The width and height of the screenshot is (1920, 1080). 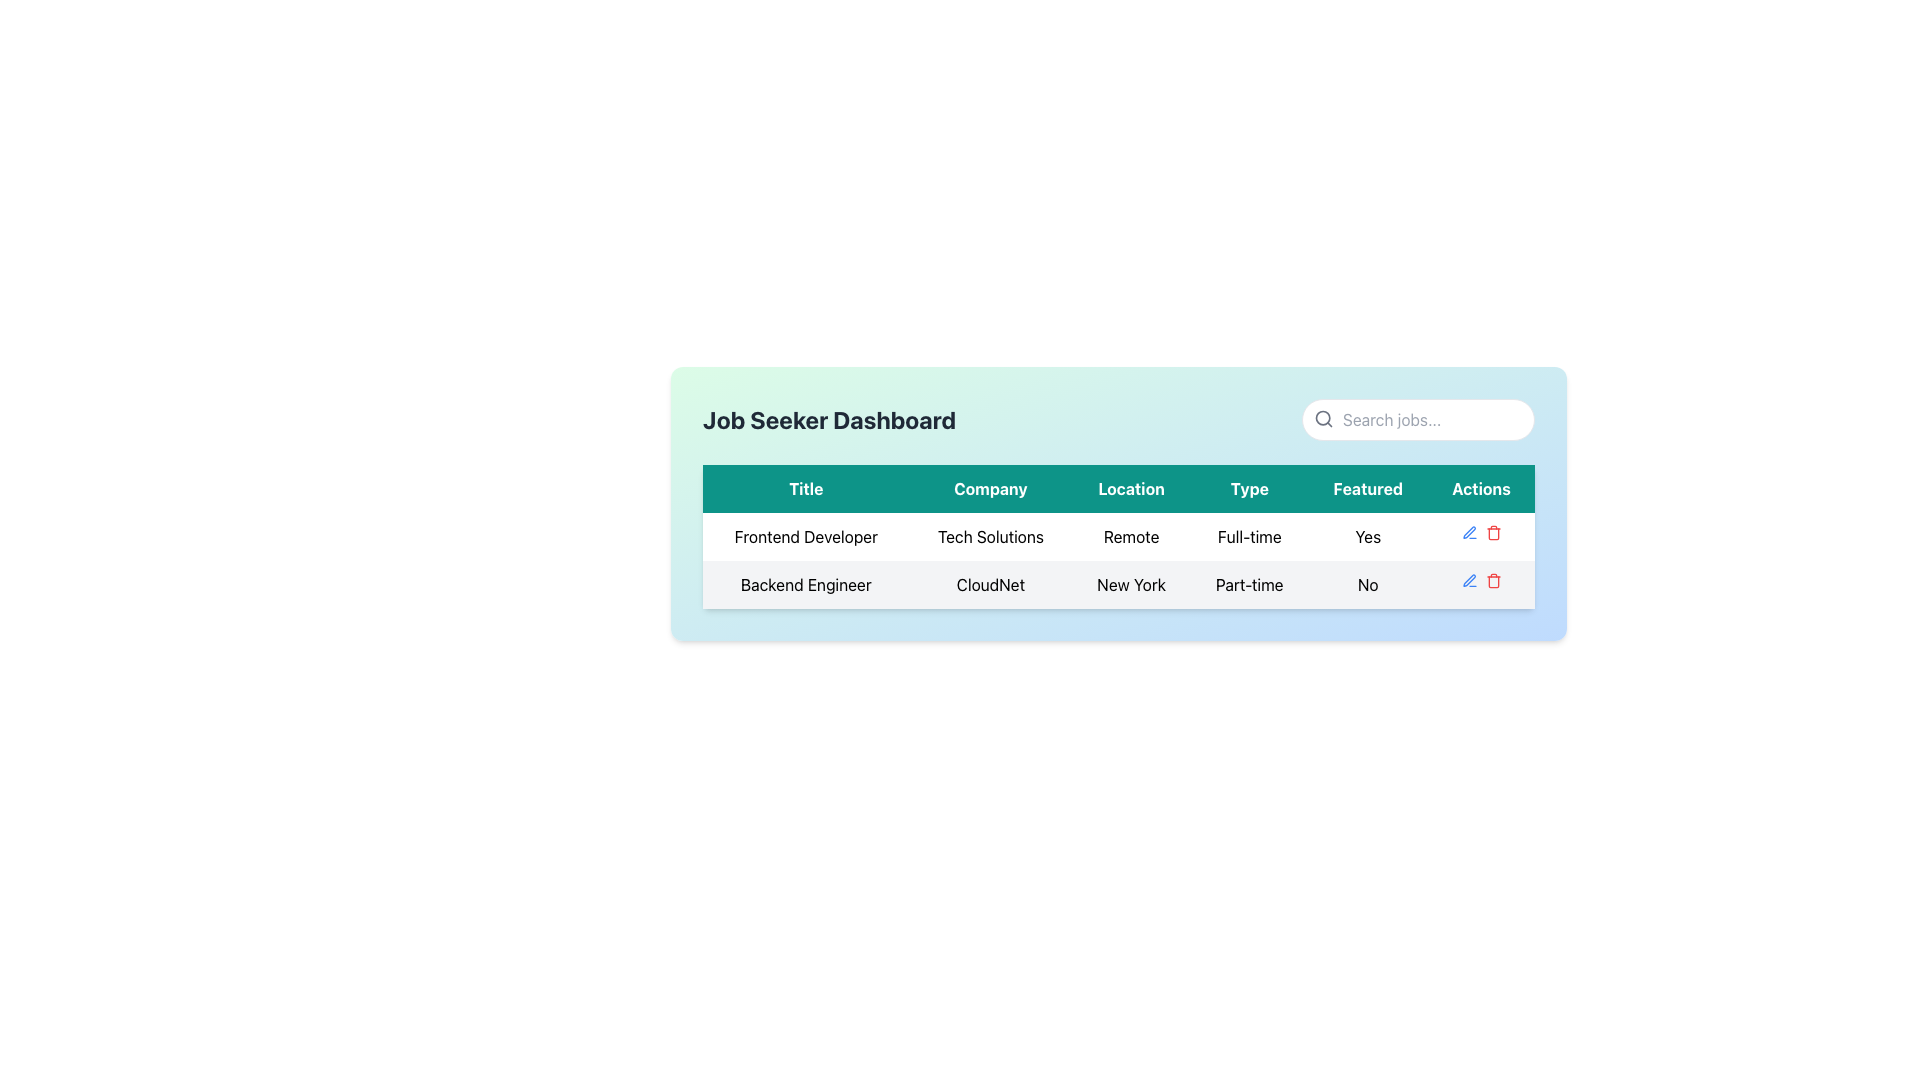 I want to click on the text input field for job search located in the top-right section of the Job Seeker Dashboard interface, so click(x=1417, y=419).